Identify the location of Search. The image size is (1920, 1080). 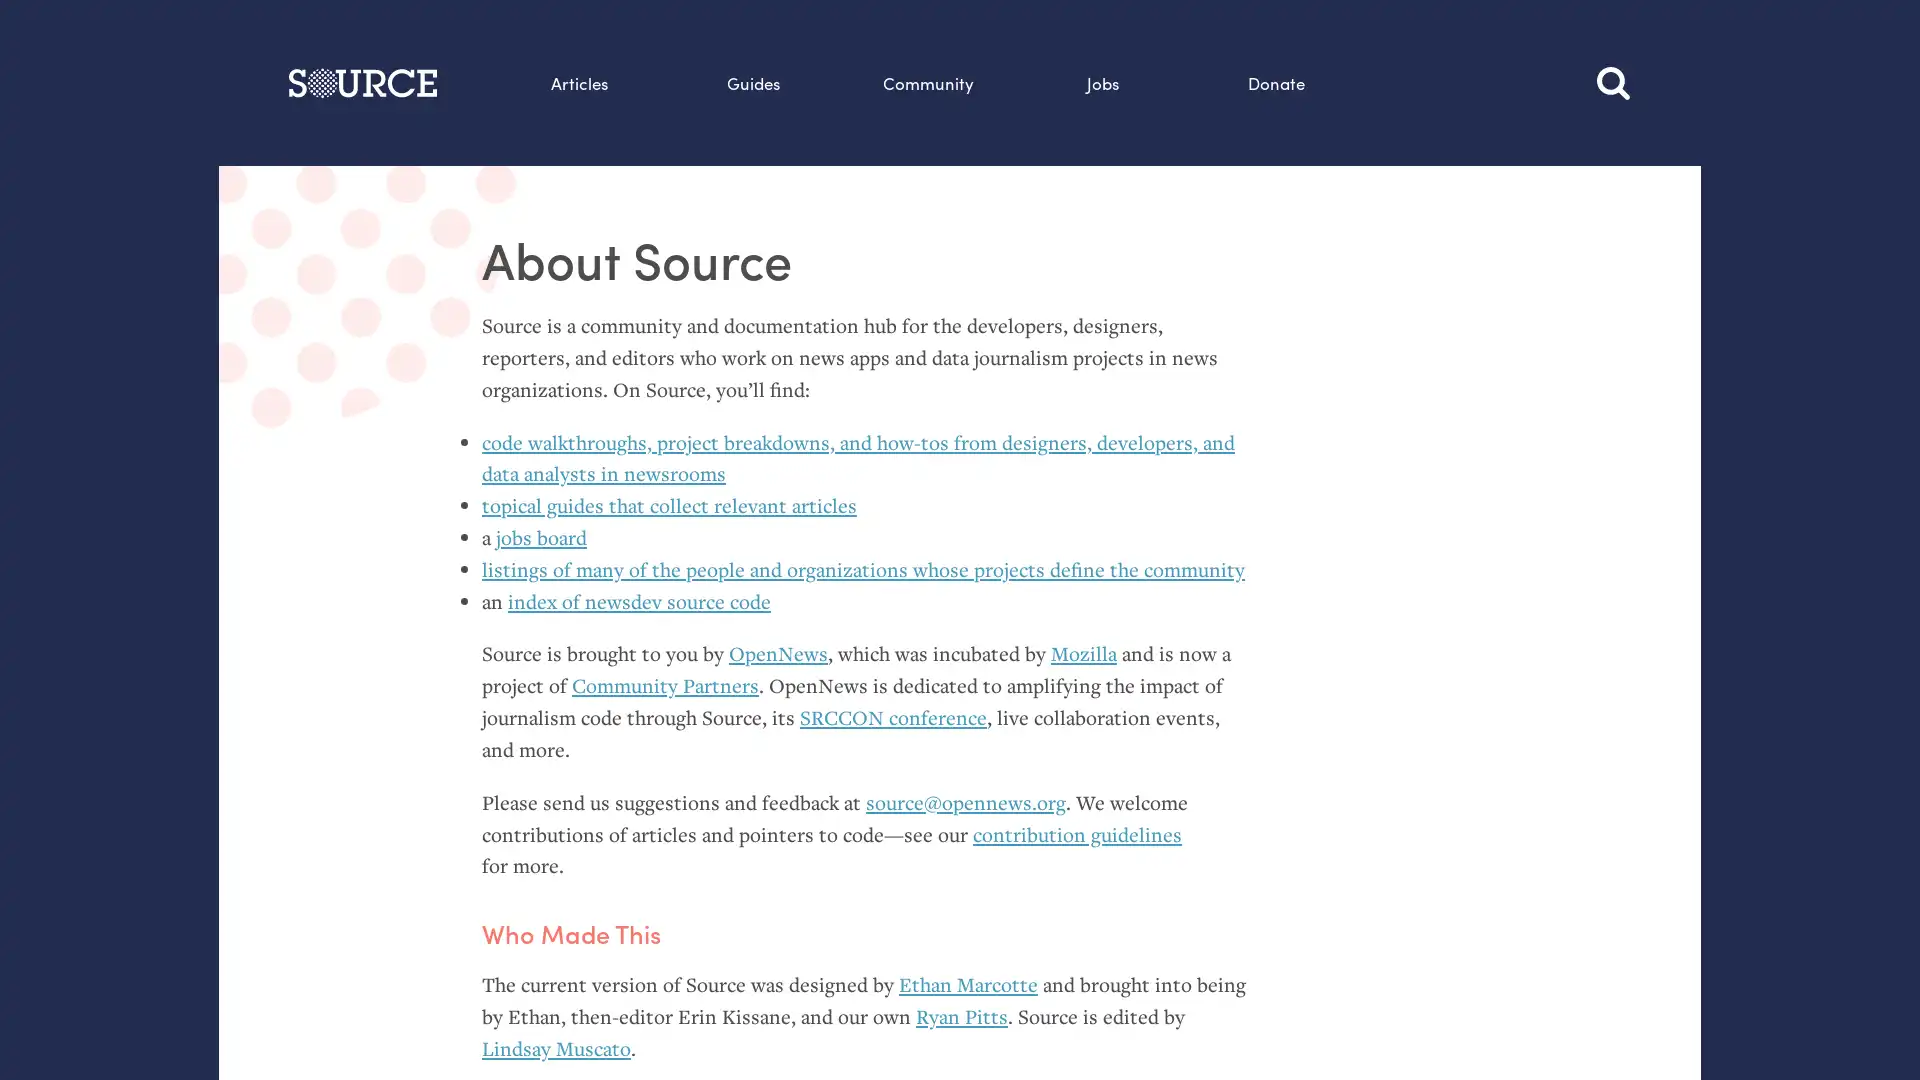
(1612, 260).